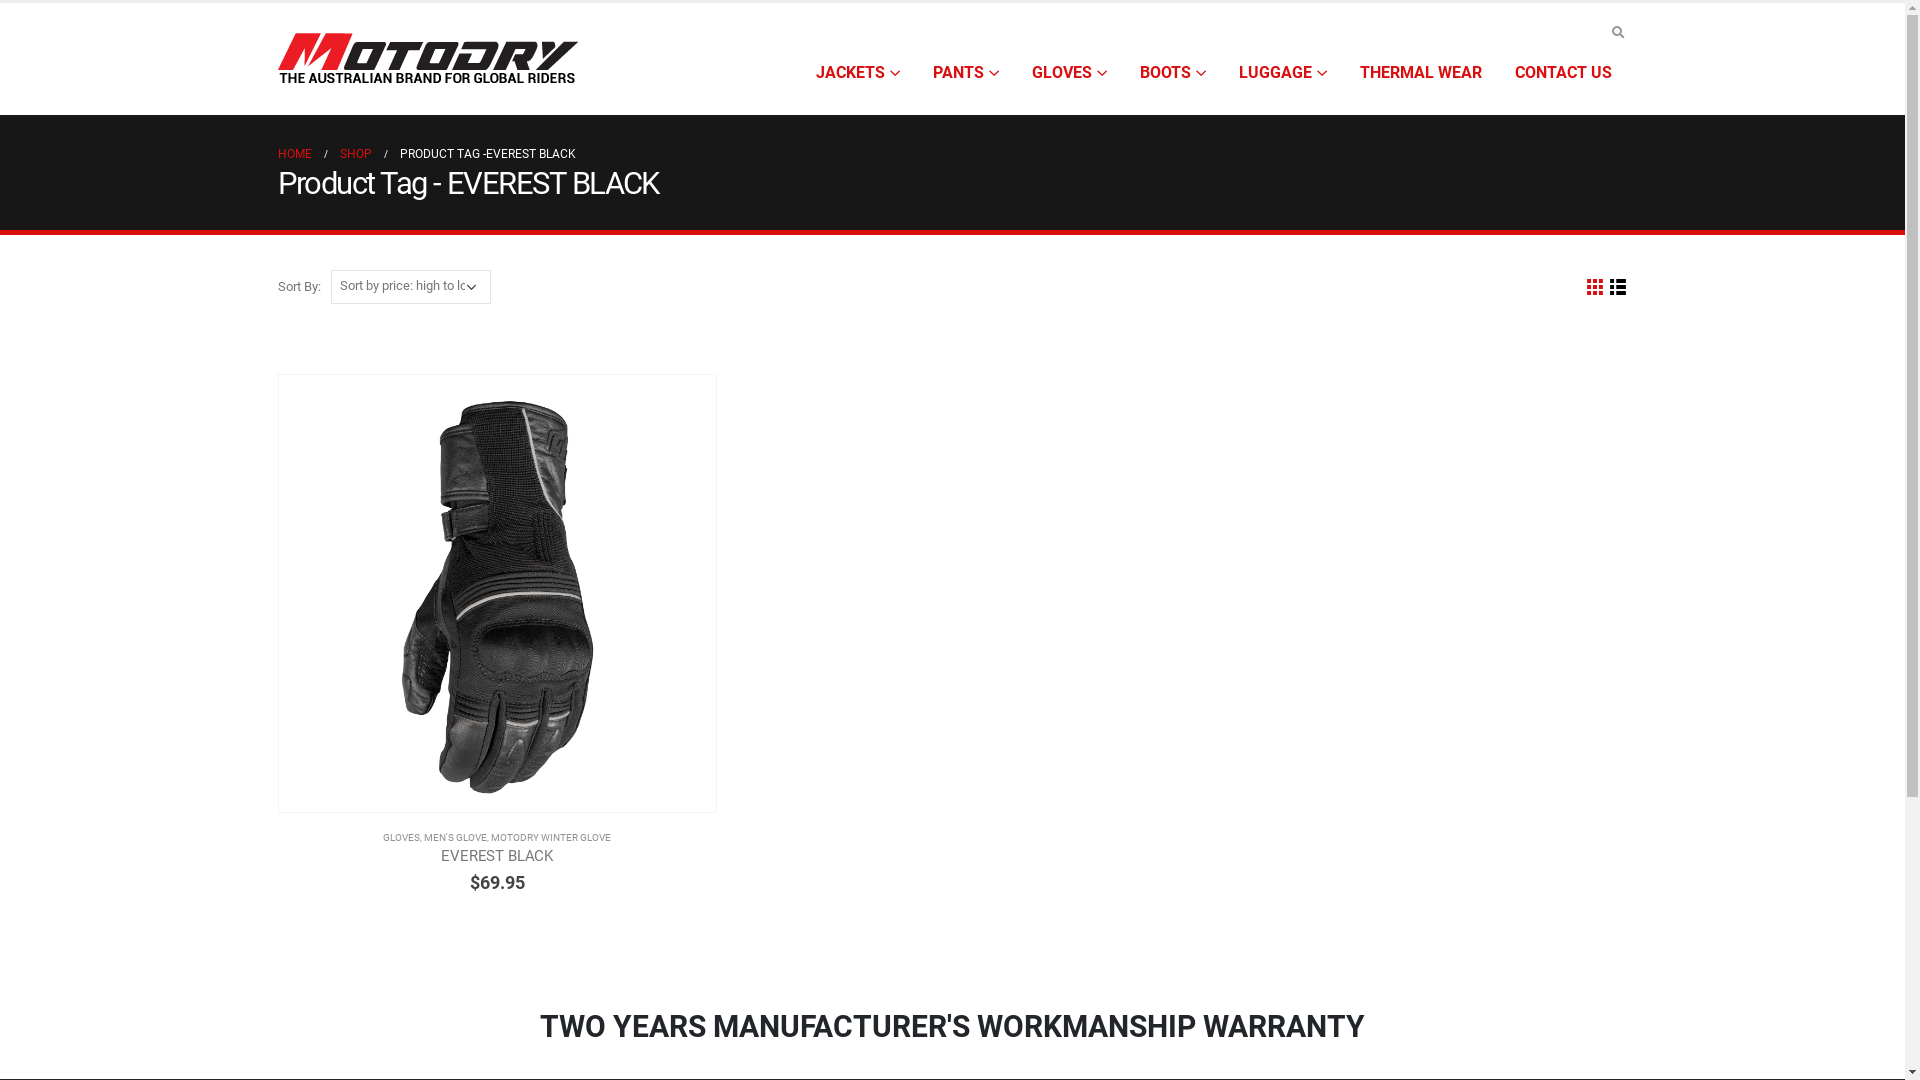 Image resolution: width=1920 pixels, height=1080 pixels. What do you see at coordinates (1583, 287) in the screenshot?
I see `'Grid View'` at bounding box center [1583, 287].